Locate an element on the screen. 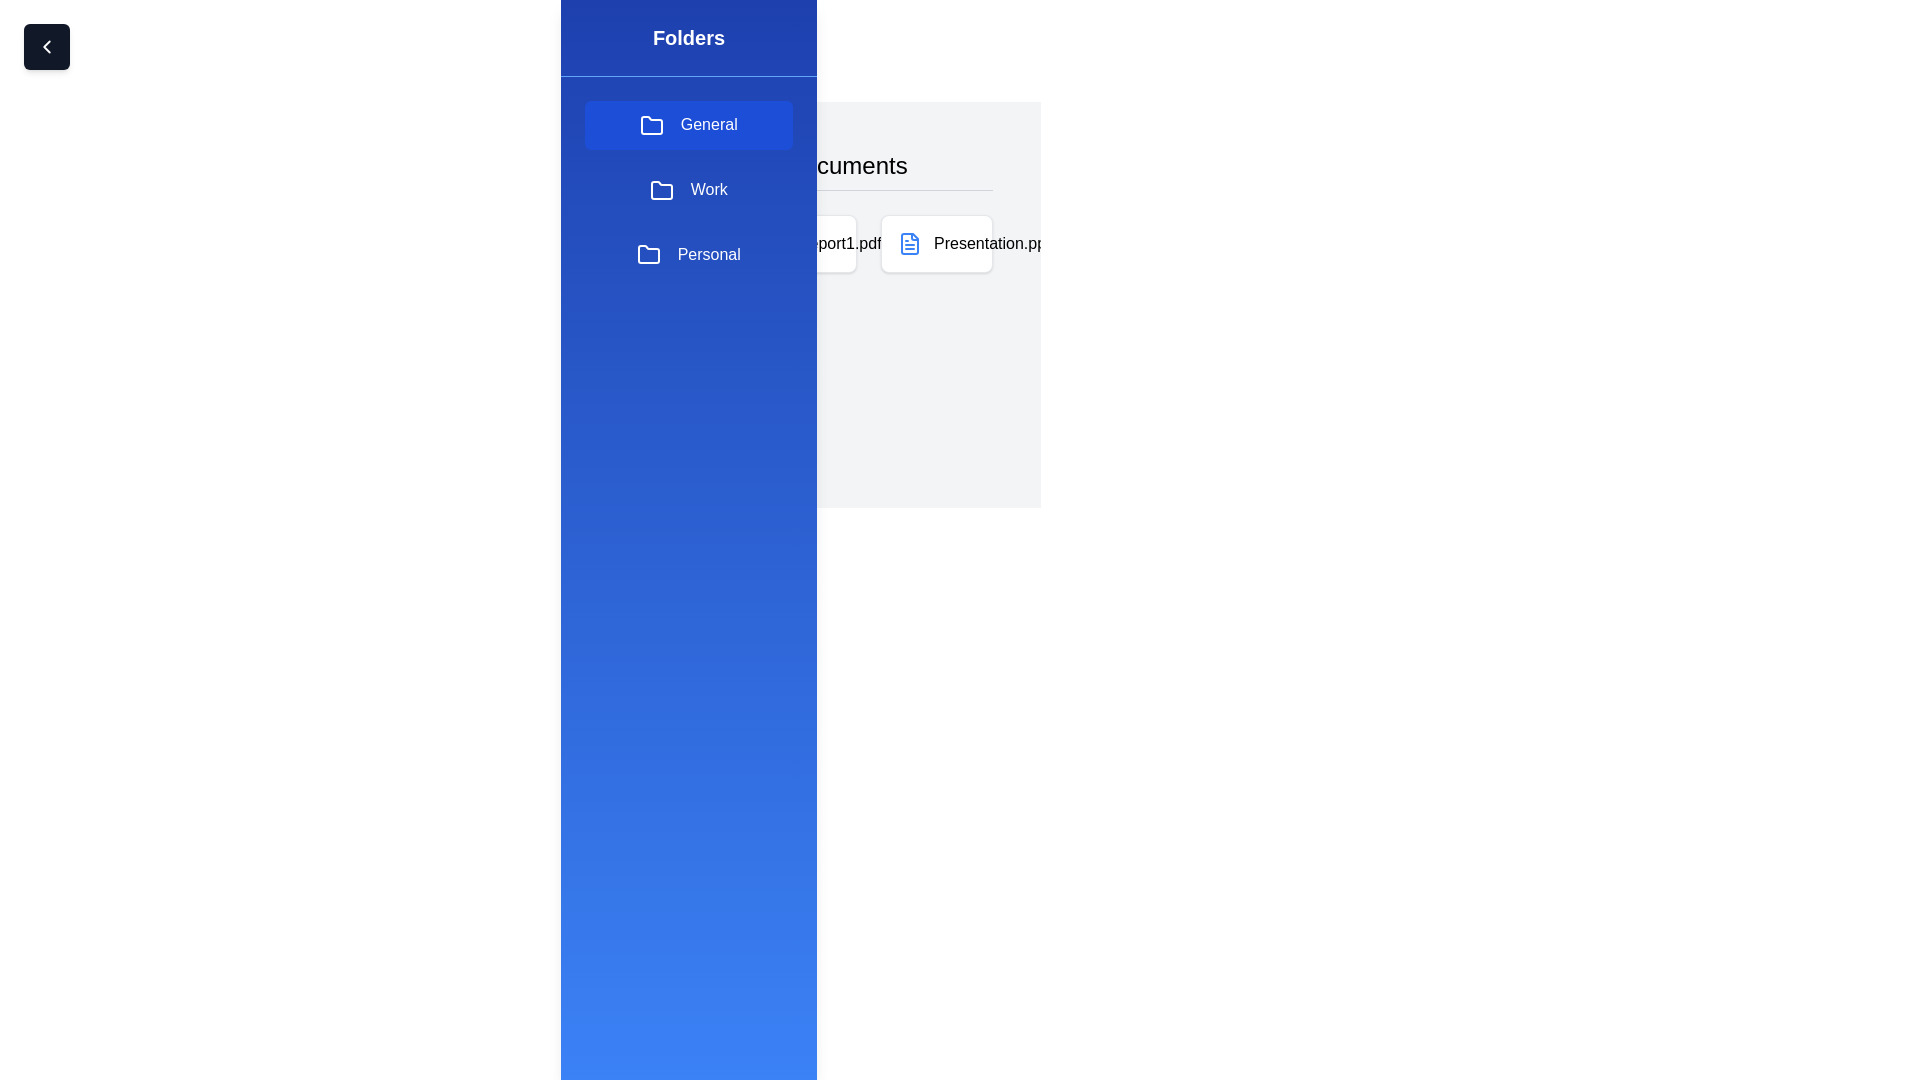  the 'Personal' folder option is located at coordinates (801, 293).